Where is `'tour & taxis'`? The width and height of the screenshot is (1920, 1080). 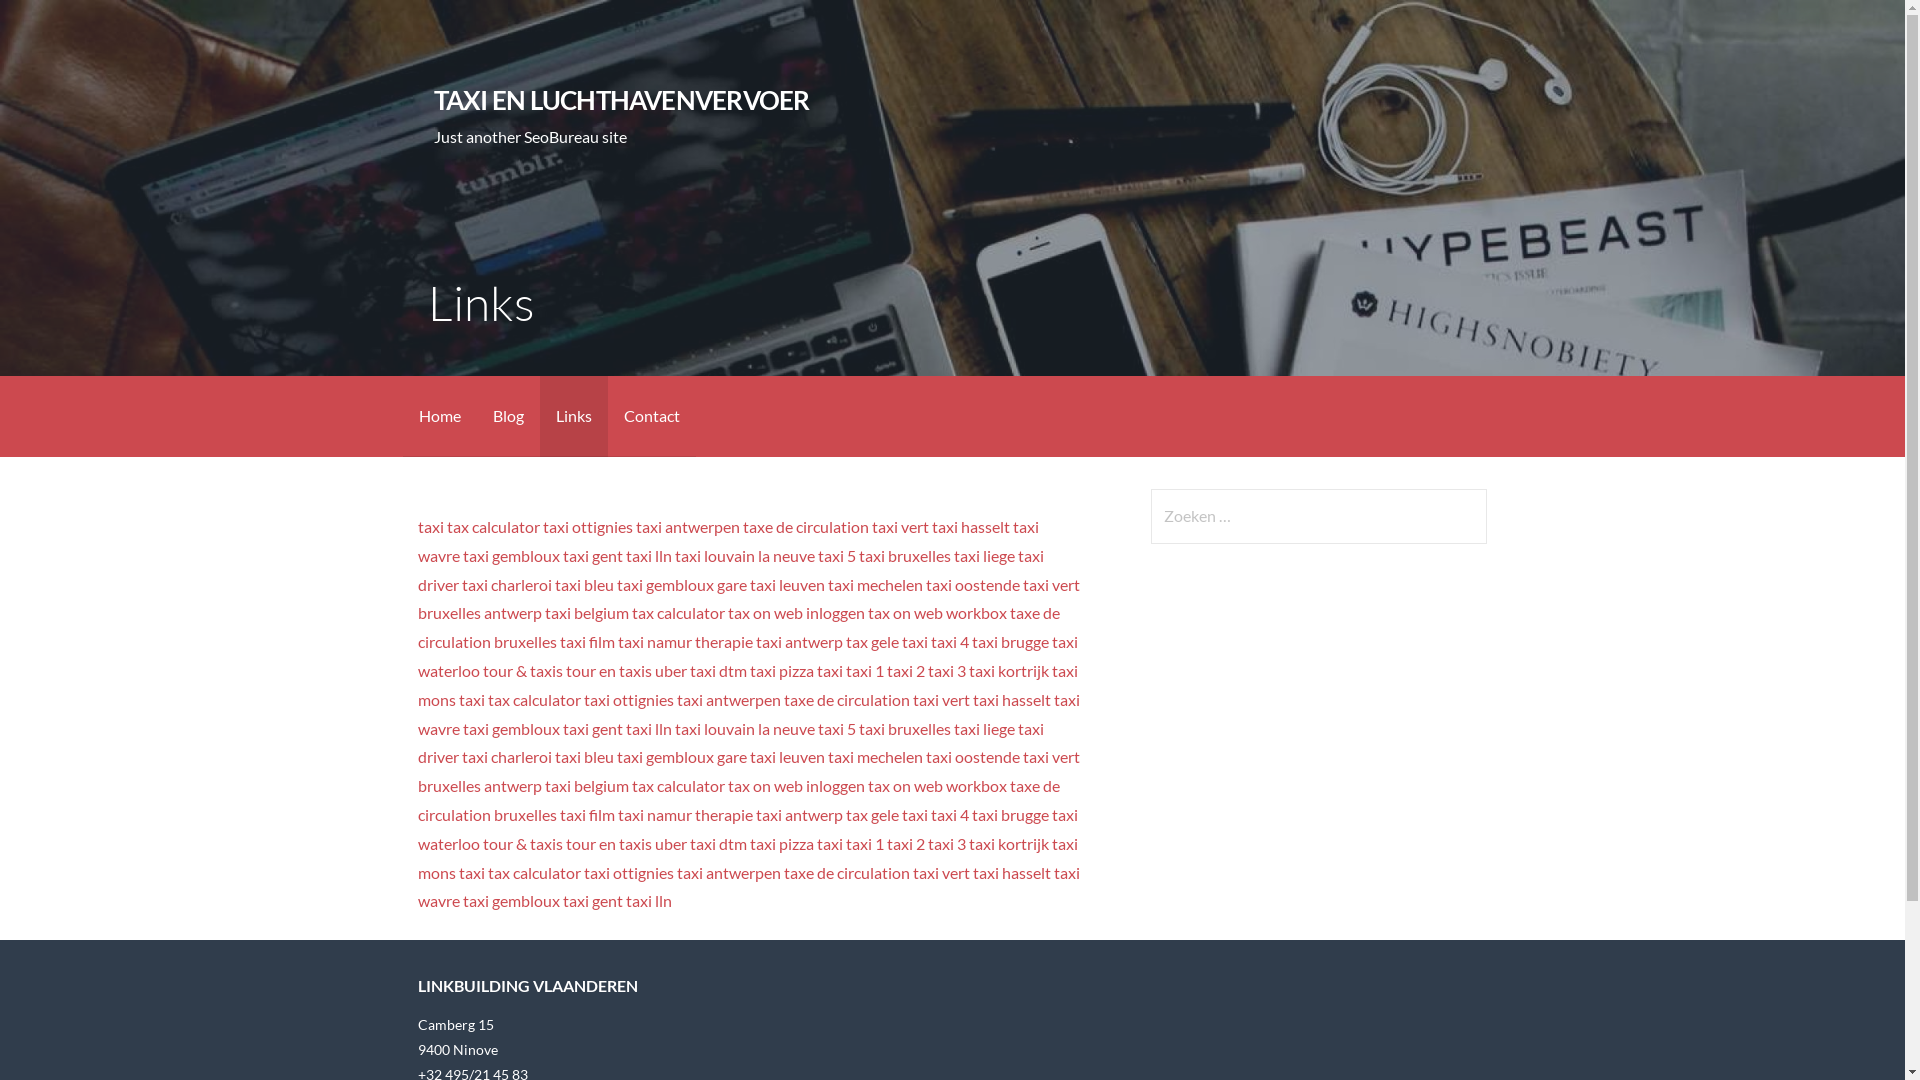 'tour & taxis' is located at coordinates (523, 670).